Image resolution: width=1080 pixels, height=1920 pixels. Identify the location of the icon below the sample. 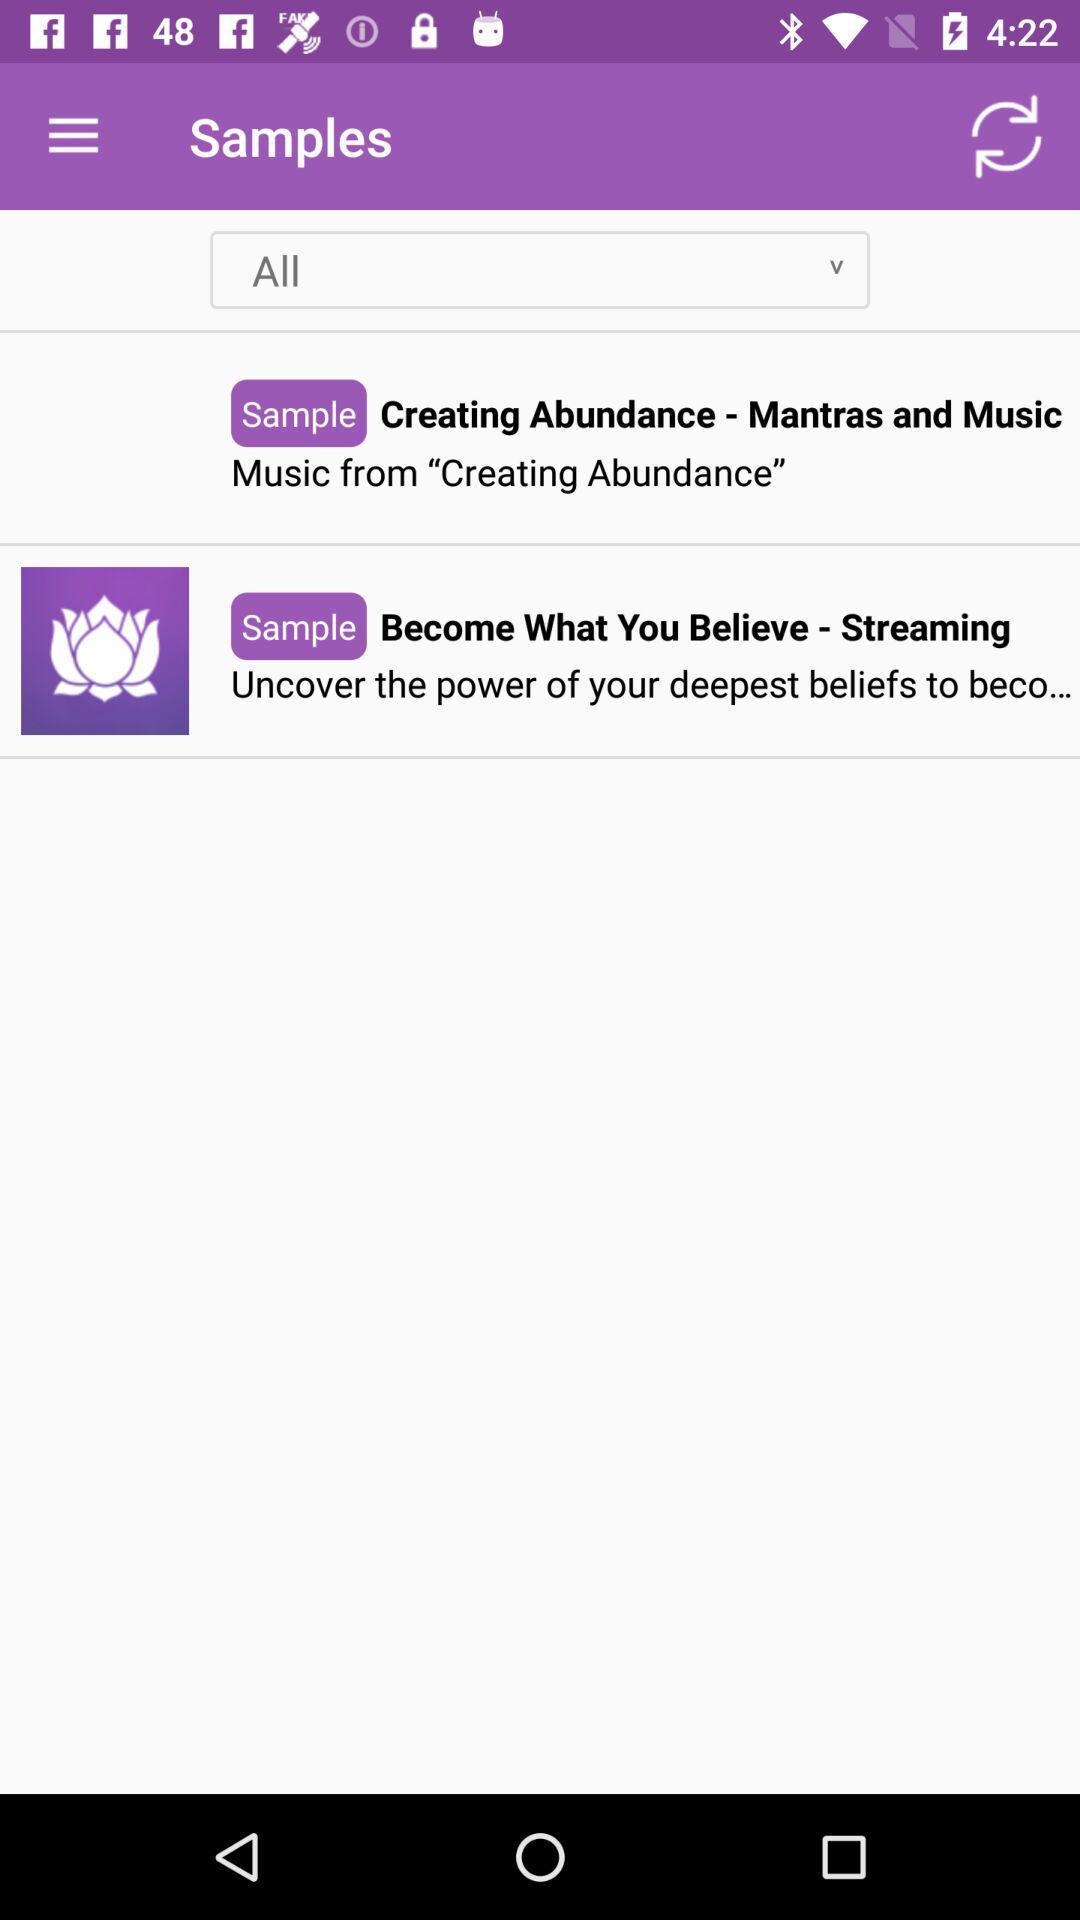
(655, 684).